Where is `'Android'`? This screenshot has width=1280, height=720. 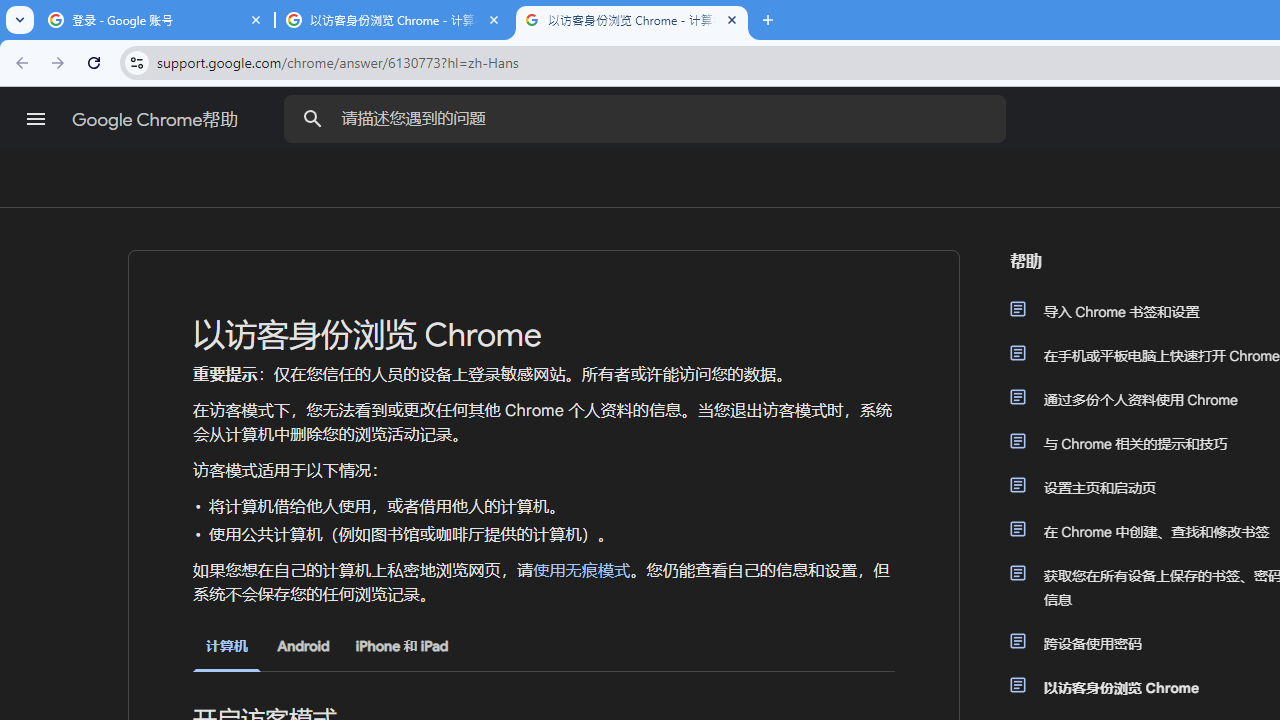
'Android' is located at coordinates (302, 646).